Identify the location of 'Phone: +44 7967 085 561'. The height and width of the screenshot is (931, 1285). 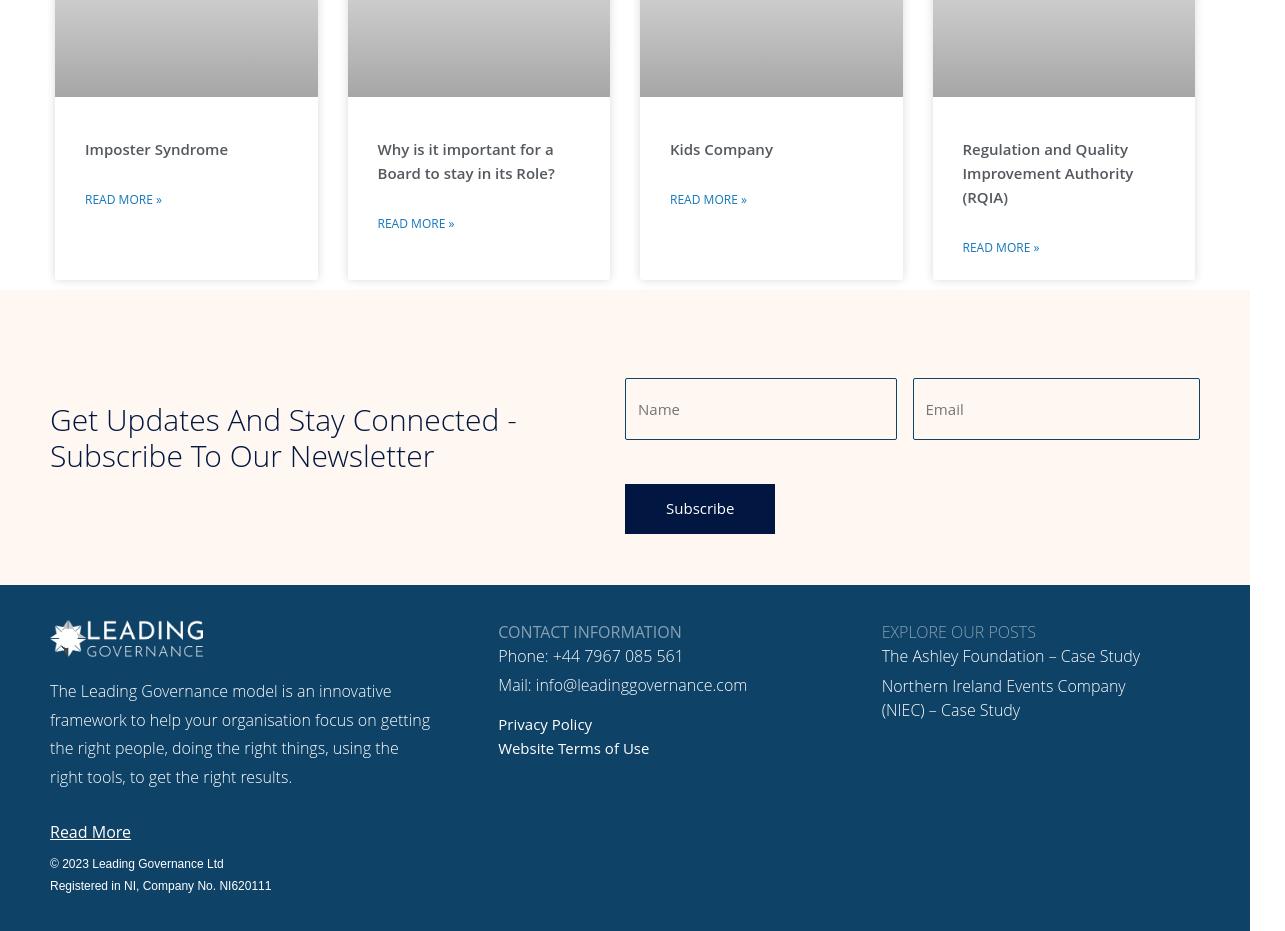
(590, 654).